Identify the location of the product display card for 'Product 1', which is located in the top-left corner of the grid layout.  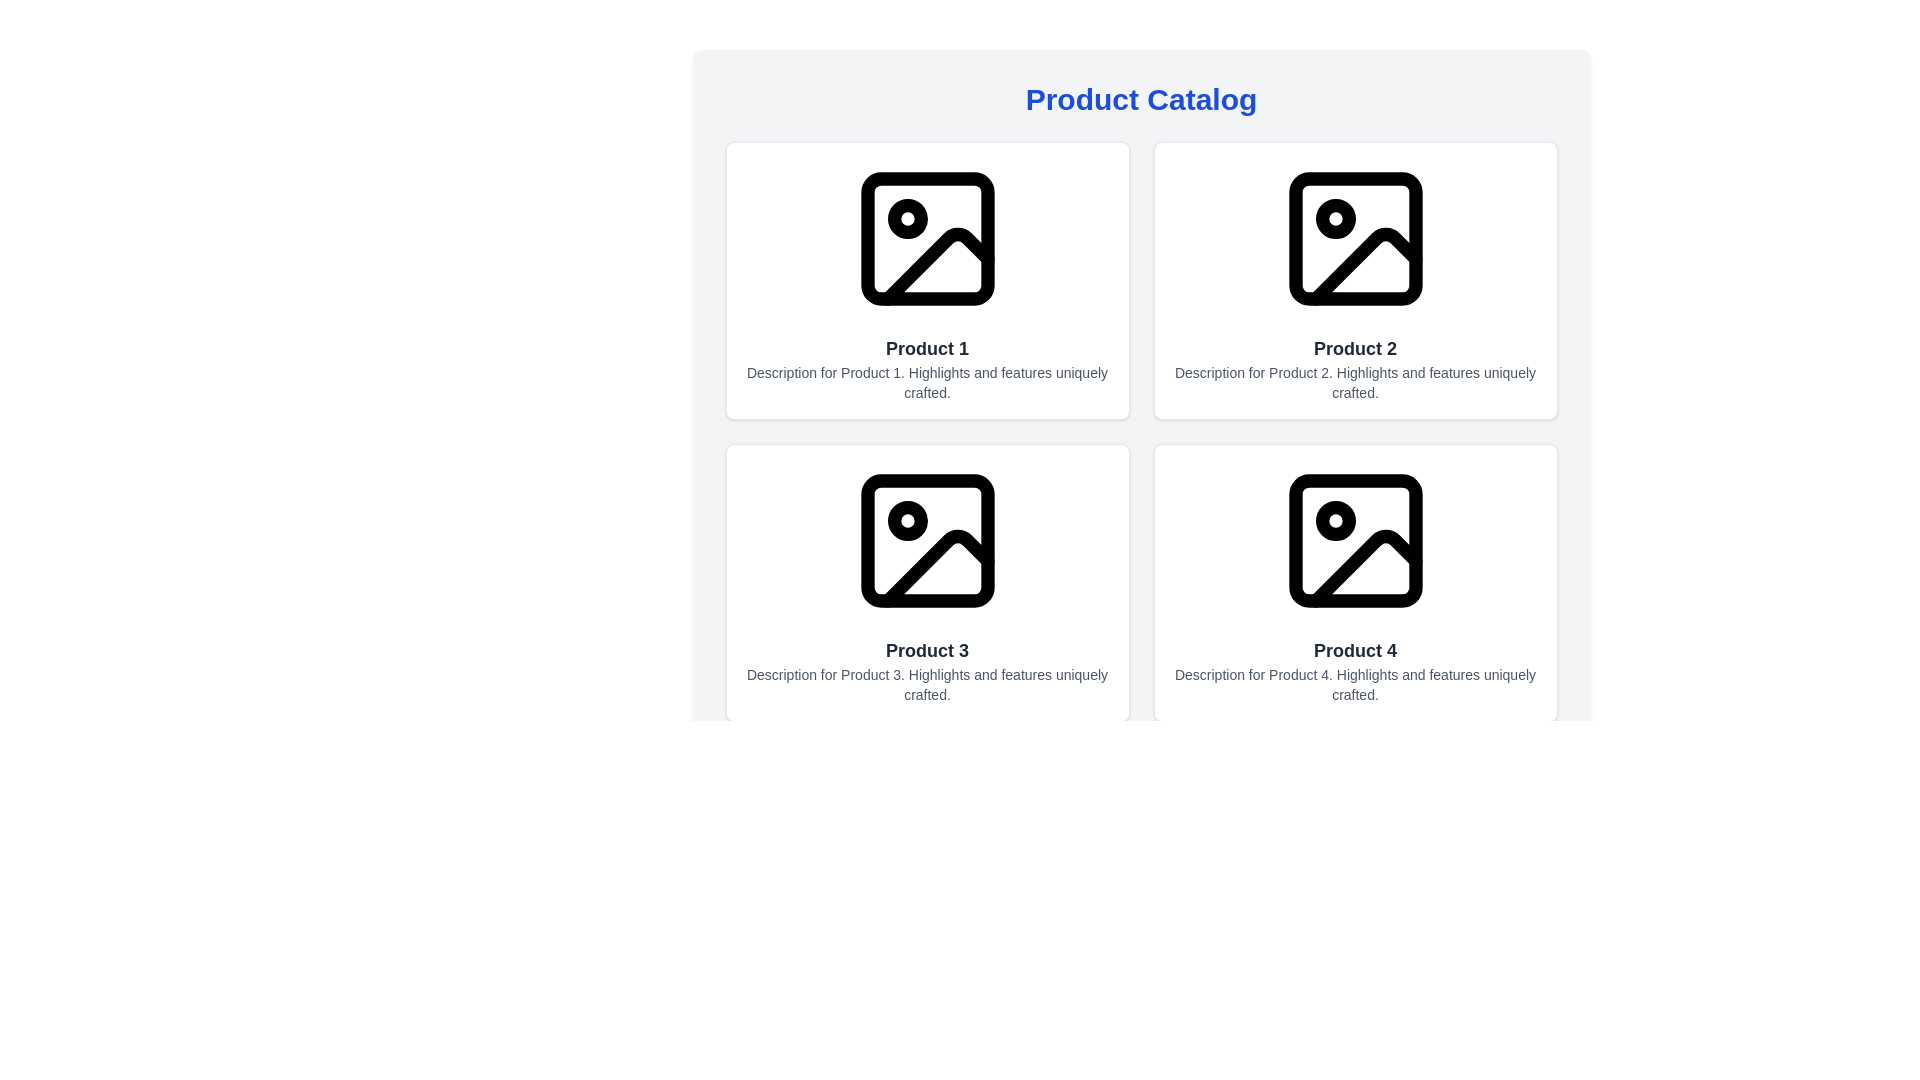
(926, 281).